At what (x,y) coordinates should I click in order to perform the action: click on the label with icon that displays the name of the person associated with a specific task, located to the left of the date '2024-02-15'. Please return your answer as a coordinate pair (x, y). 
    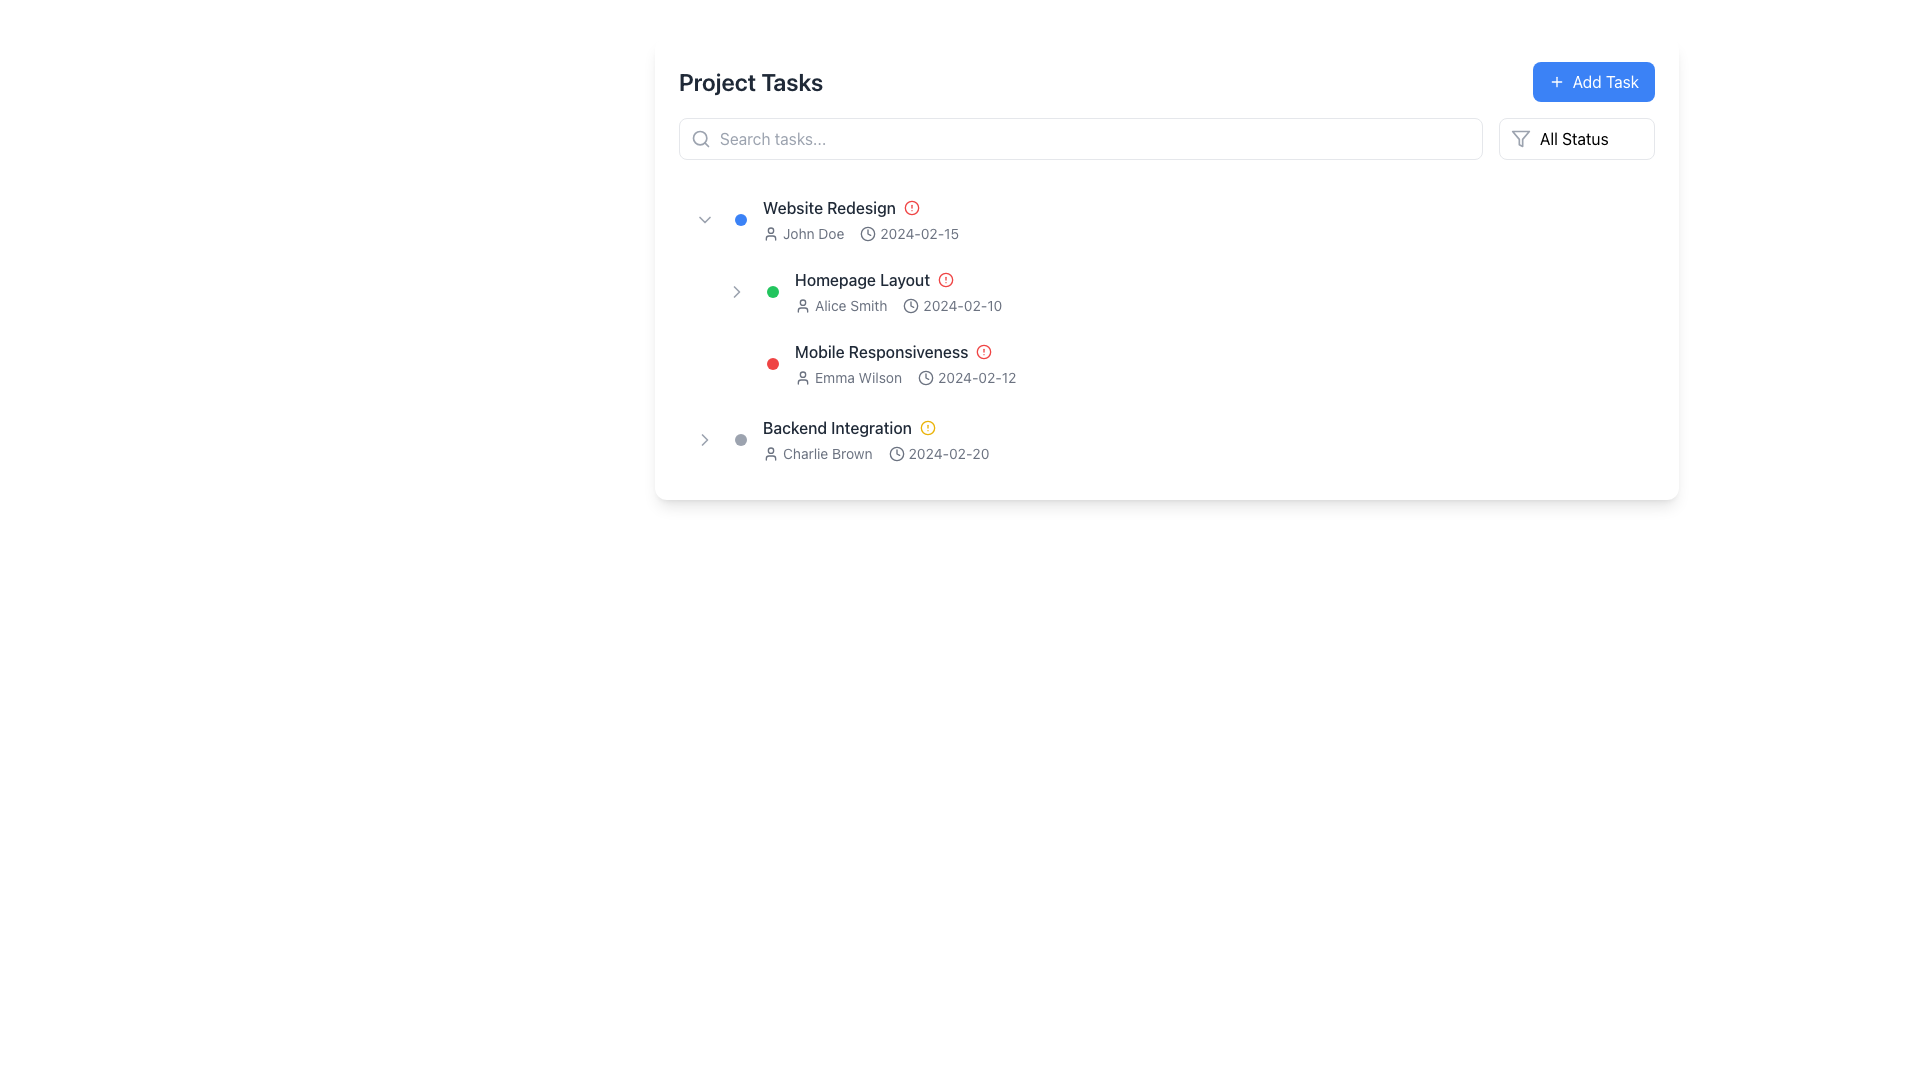
    Looking at the image, I should click on (803, 233).